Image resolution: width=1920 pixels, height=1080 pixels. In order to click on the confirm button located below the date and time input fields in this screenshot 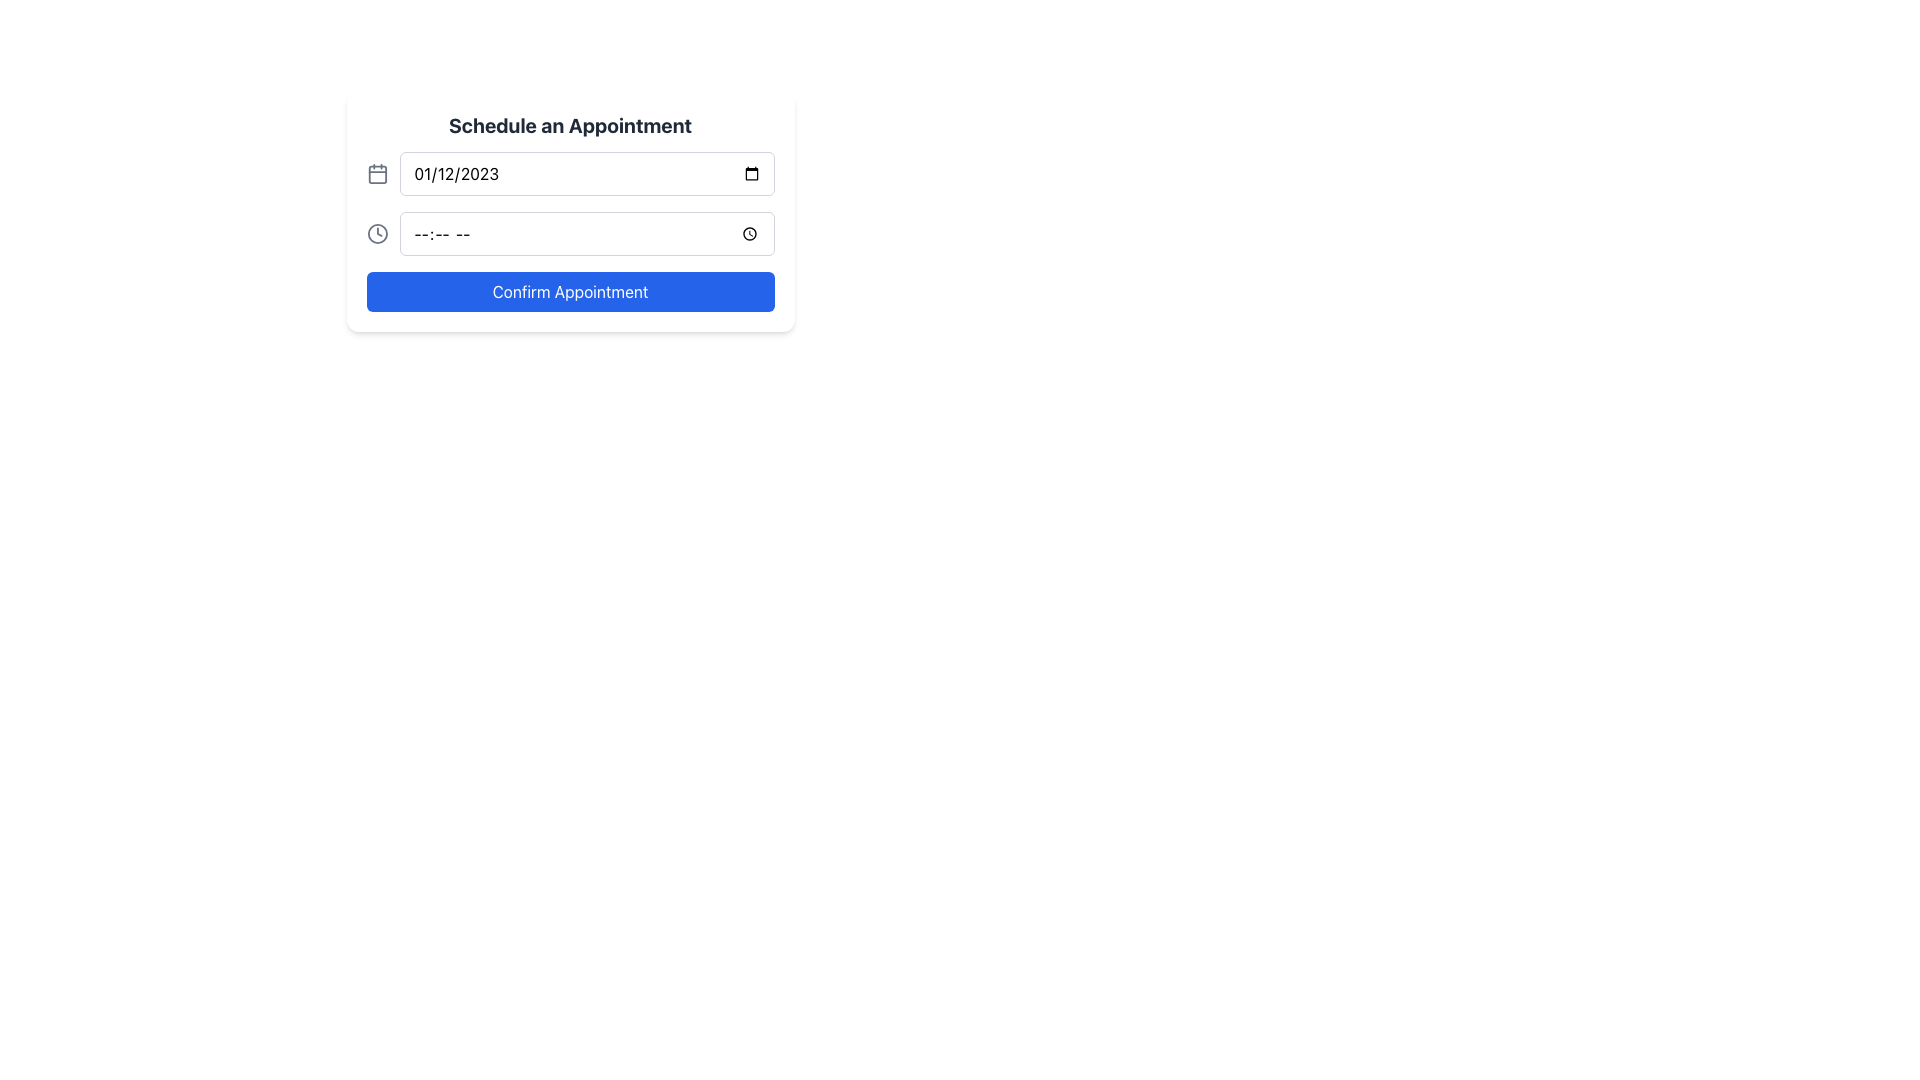, I will do `click(569, 292)`.